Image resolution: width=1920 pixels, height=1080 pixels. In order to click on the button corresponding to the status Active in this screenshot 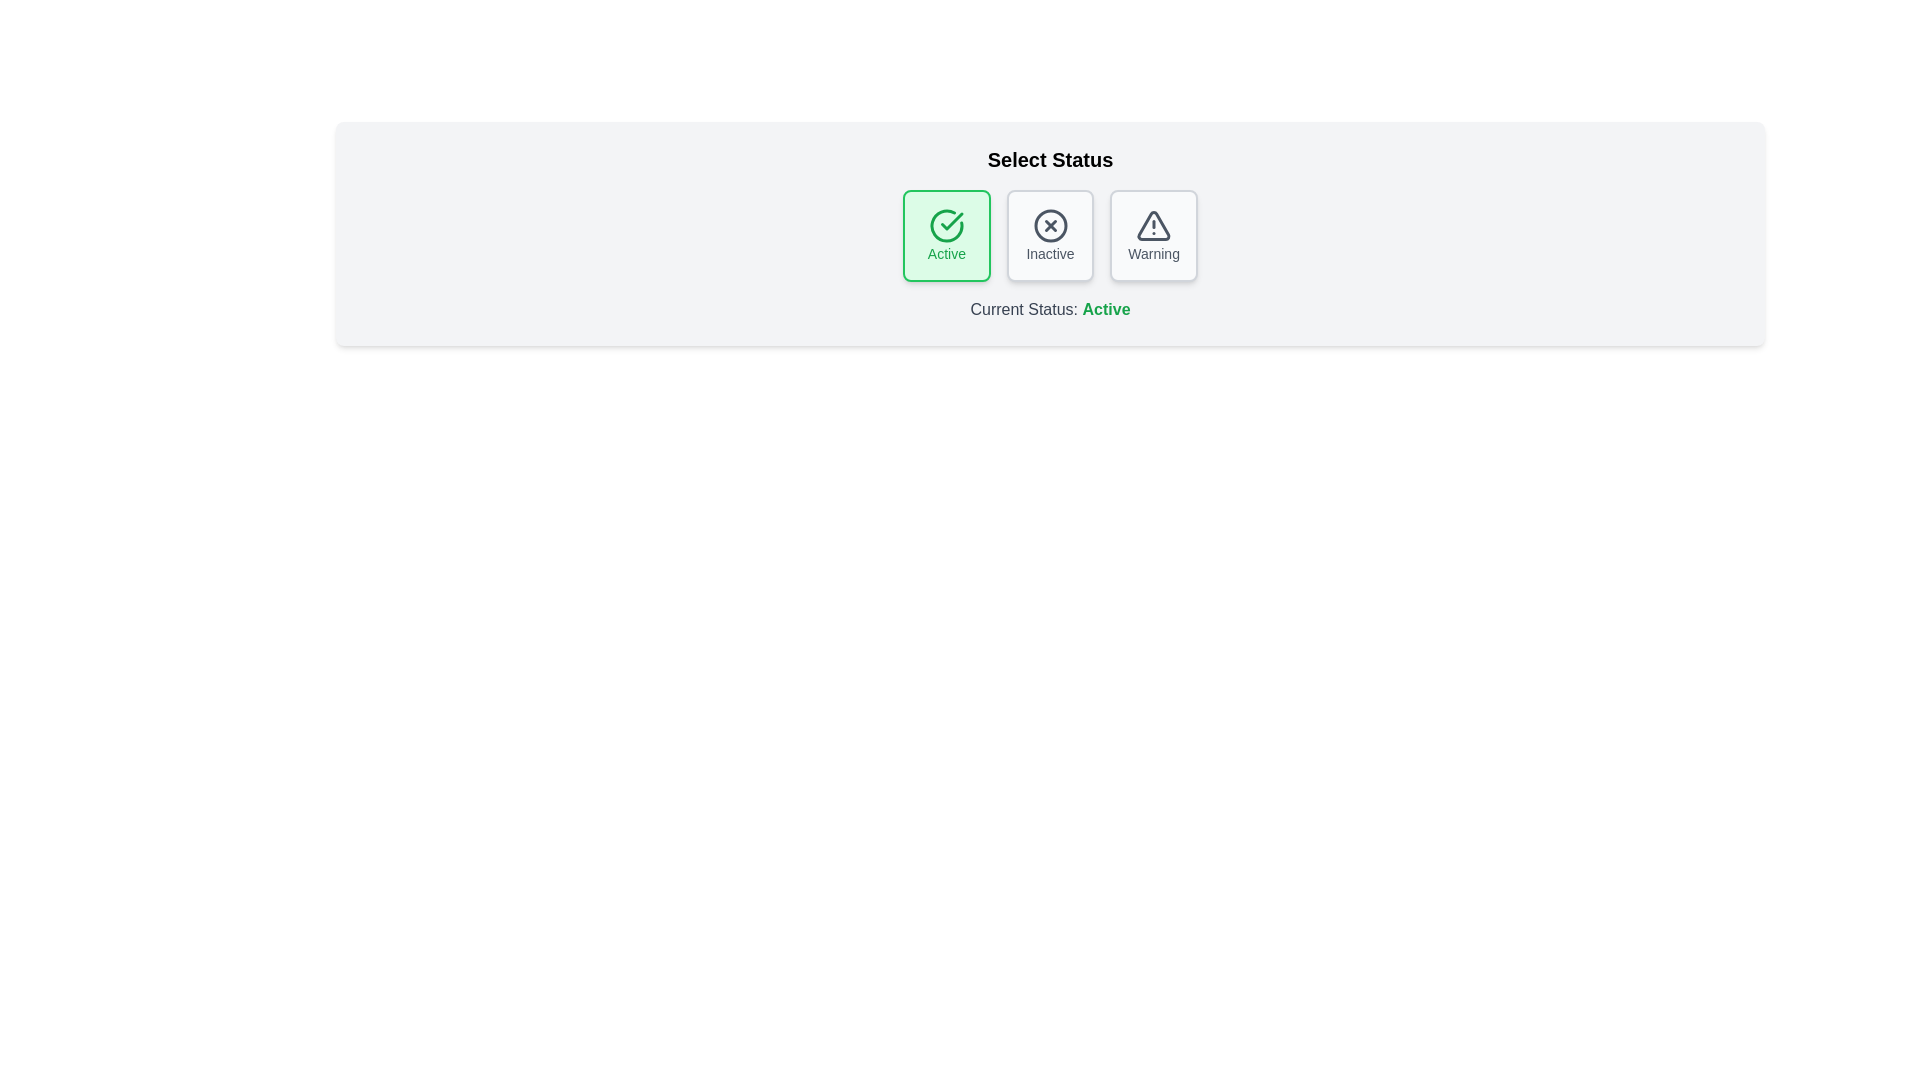, I will do `click(945, 234)`.